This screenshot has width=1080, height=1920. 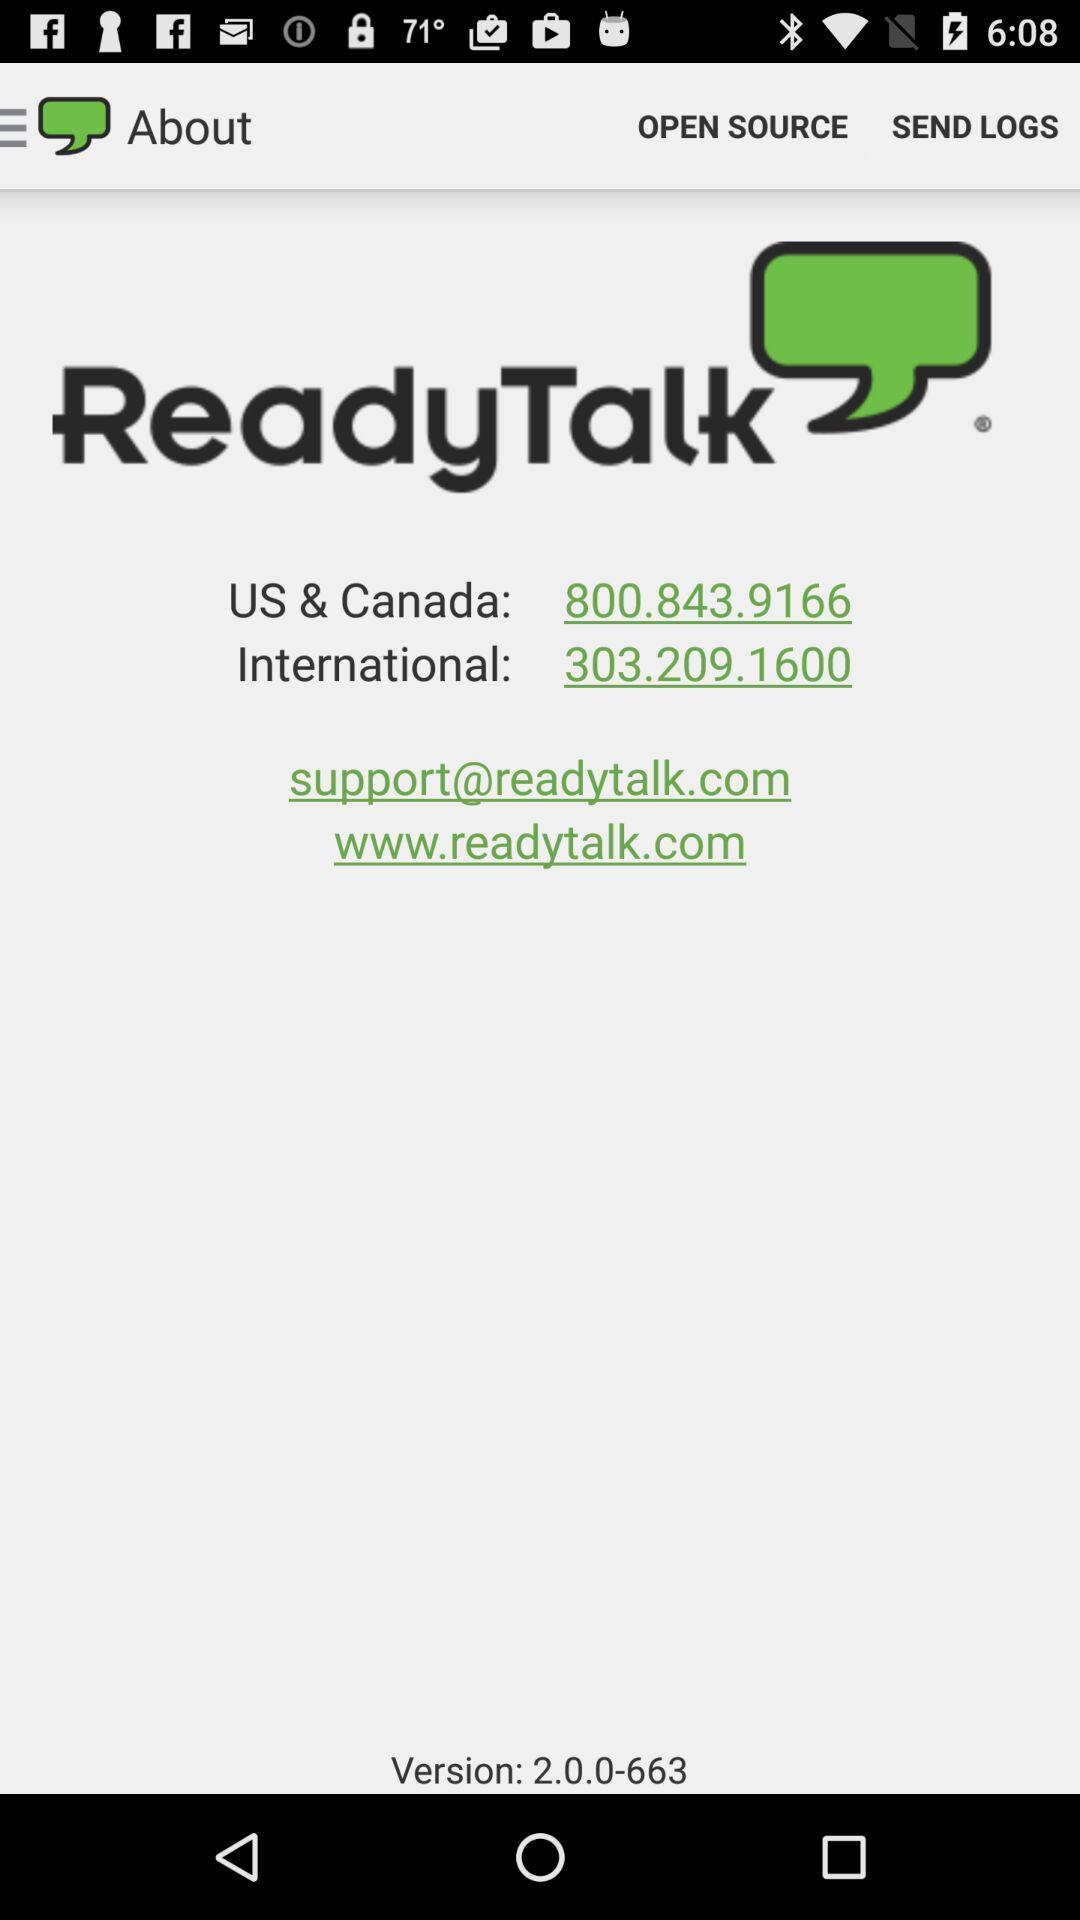 What do you see at coordinates (742, 124) in the screenshot?
I see `app next to the about` at bounding box center [742, 124].